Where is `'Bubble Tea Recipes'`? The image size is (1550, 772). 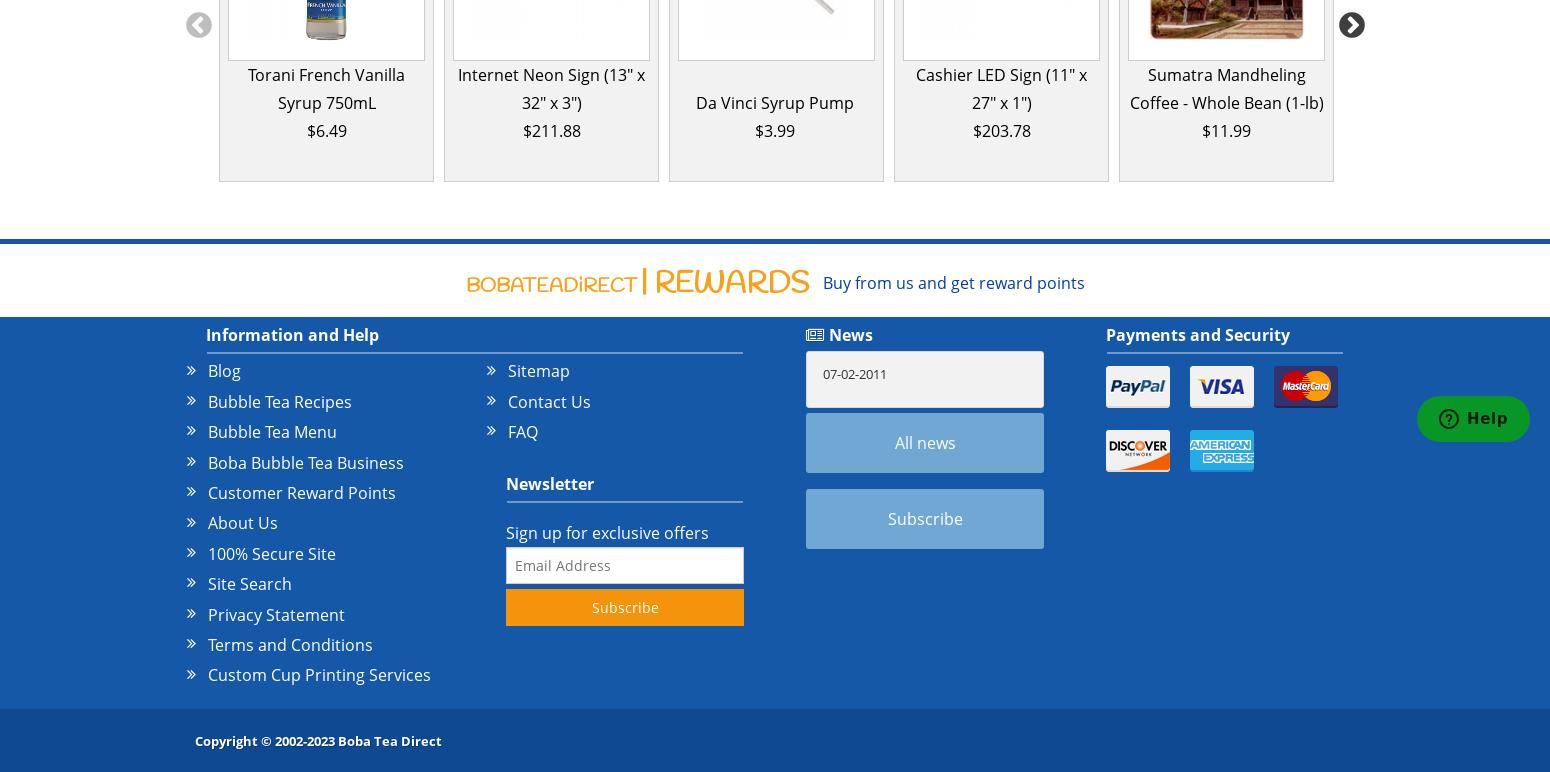
'Bubble Tea Recipes' is located at coordinates (279, 400).